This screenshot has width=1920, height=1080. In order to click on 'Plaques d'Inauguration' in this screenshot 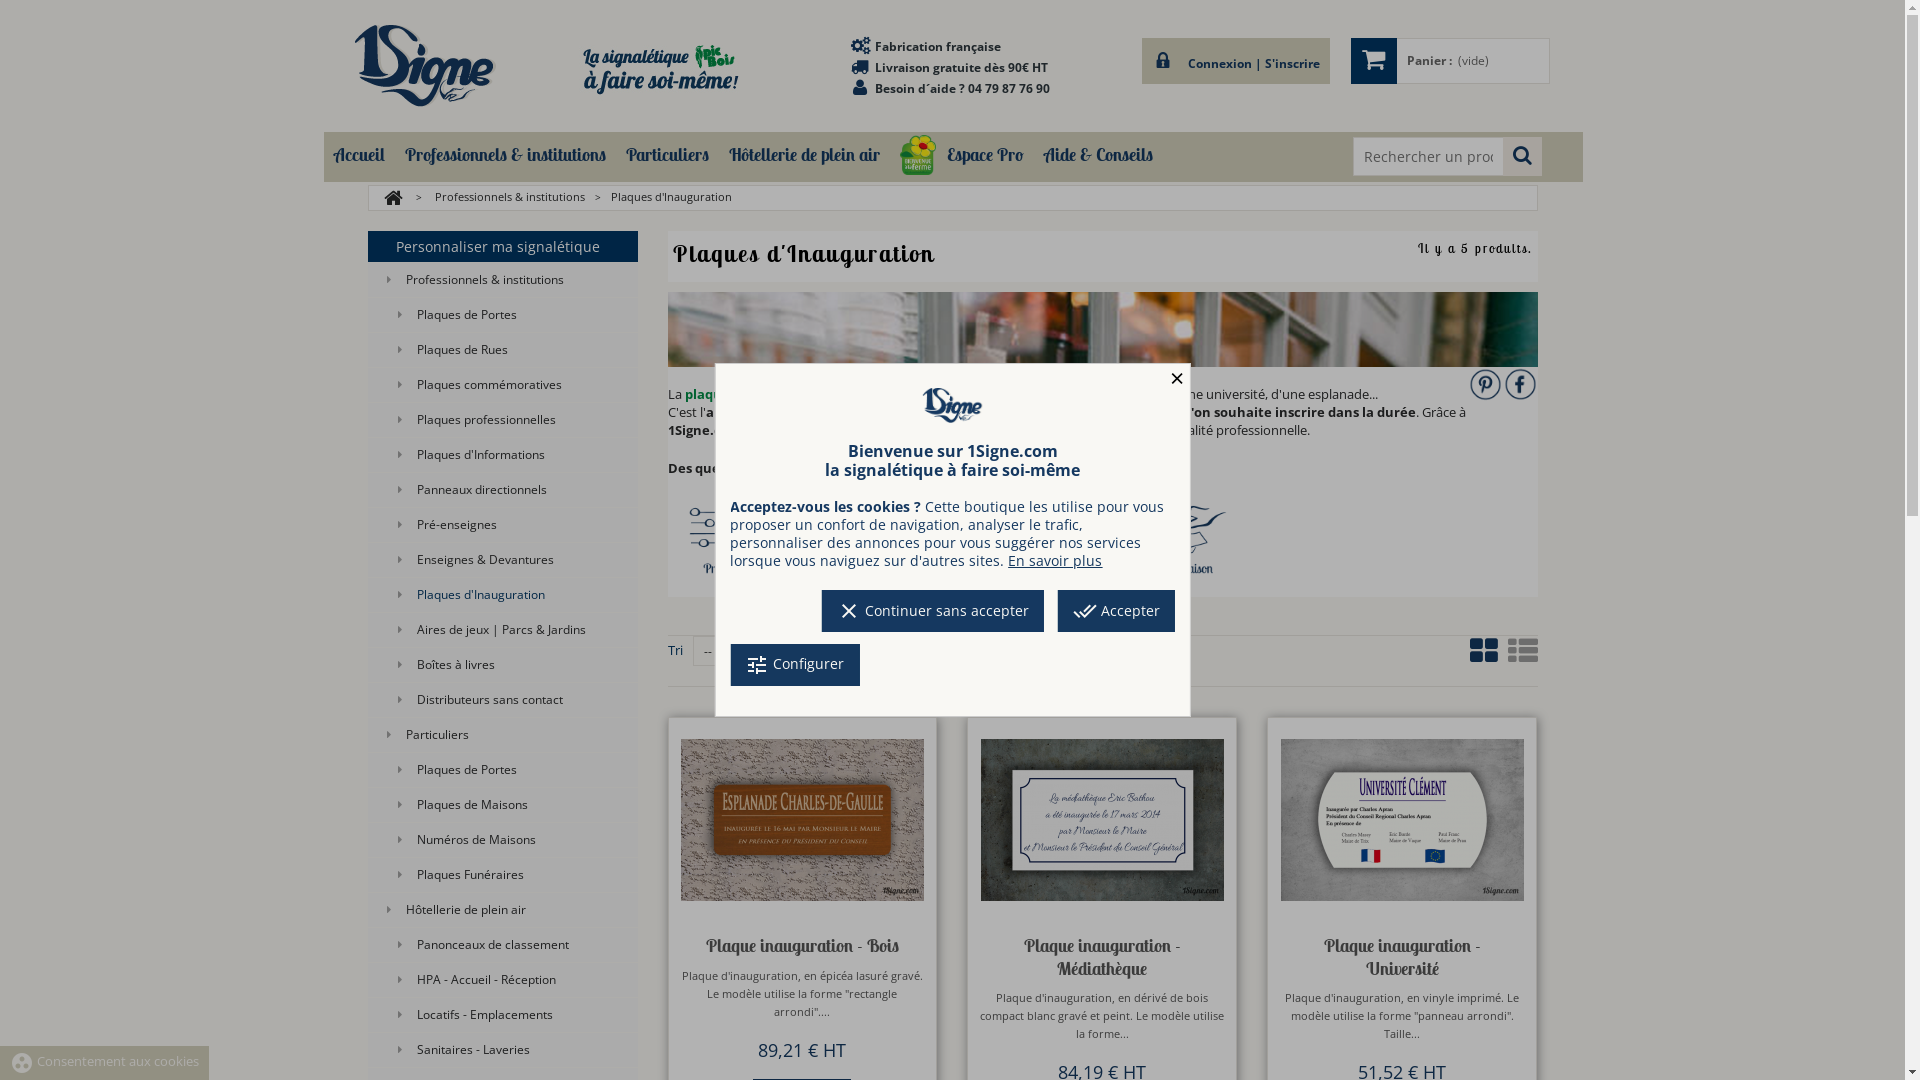, I will do `click(503, 593)`.